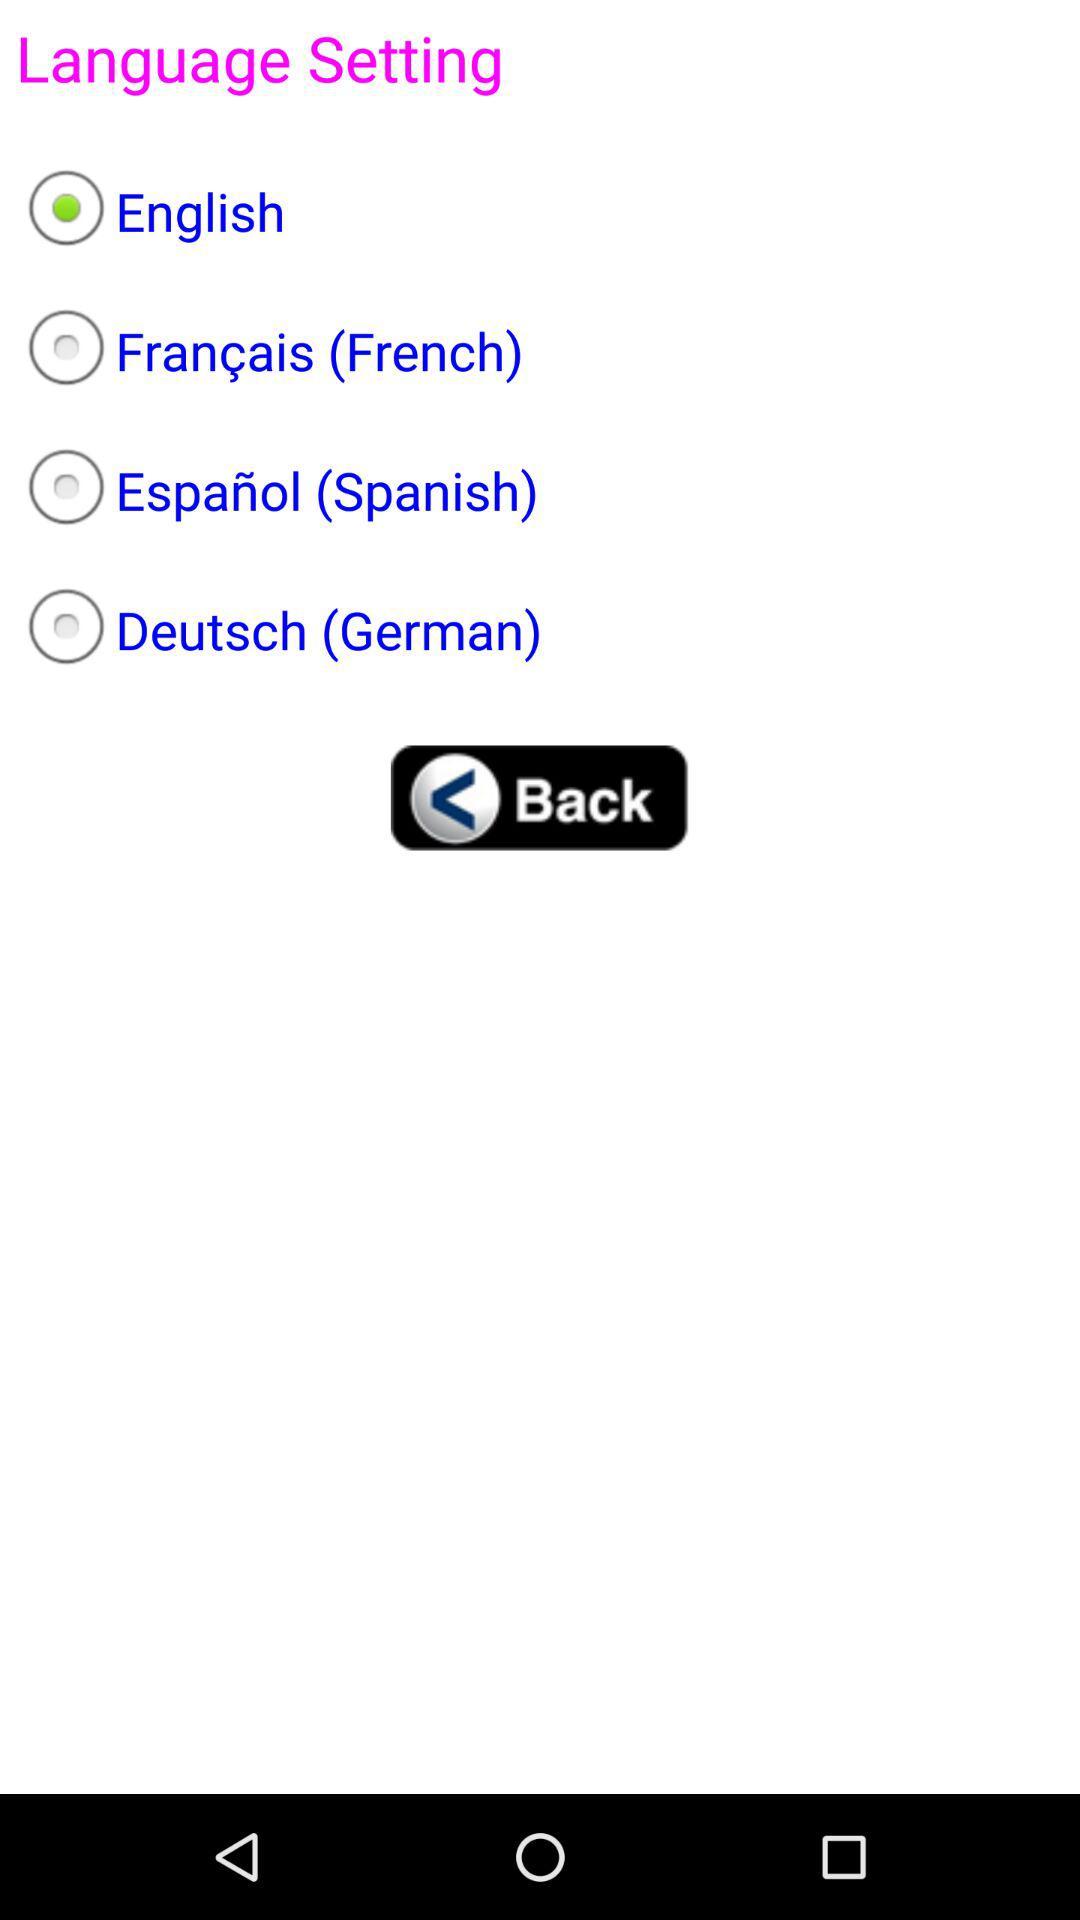  What do you see at coordinates (540, 796) in the screenshot?
I see `go back` at bounding box center [540, 796].